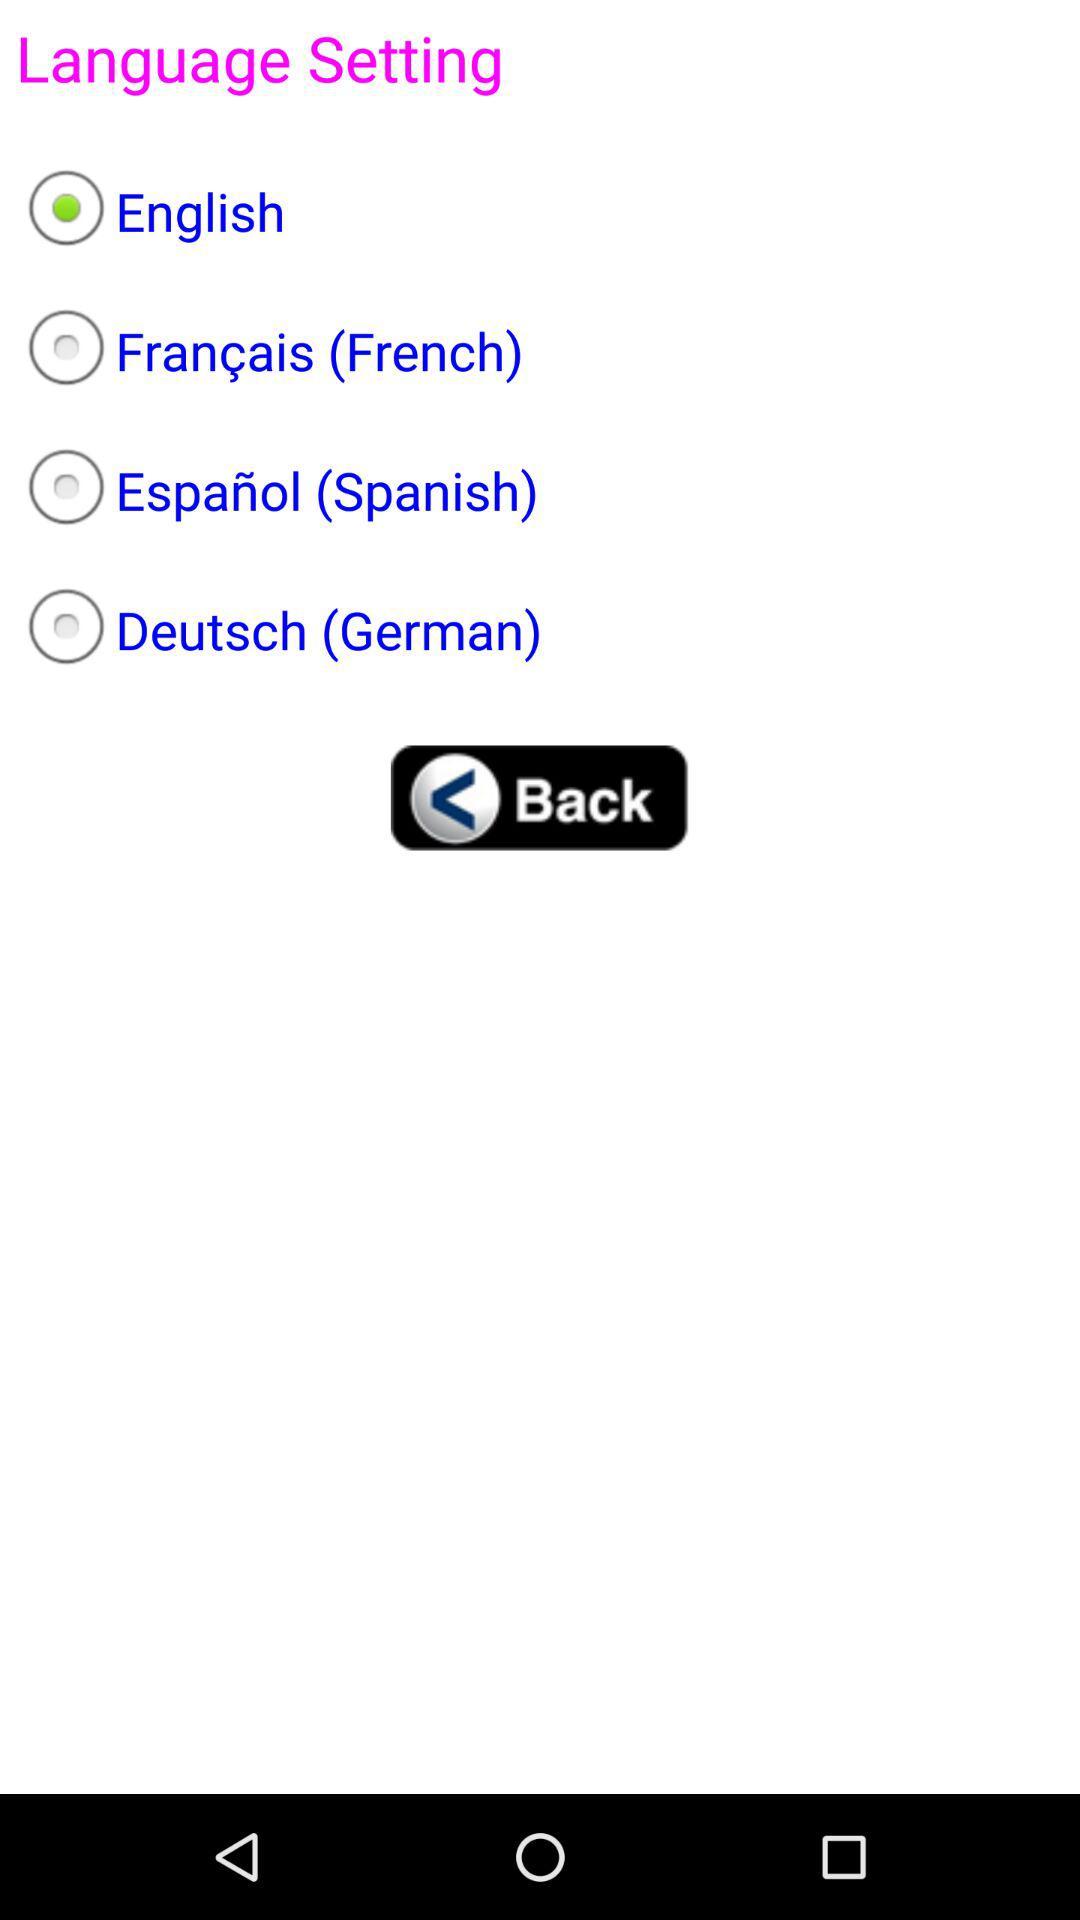  What do you see at coordinates (540, 796) in the screenshot?
I see `go back` at bounding box center [540, 796].